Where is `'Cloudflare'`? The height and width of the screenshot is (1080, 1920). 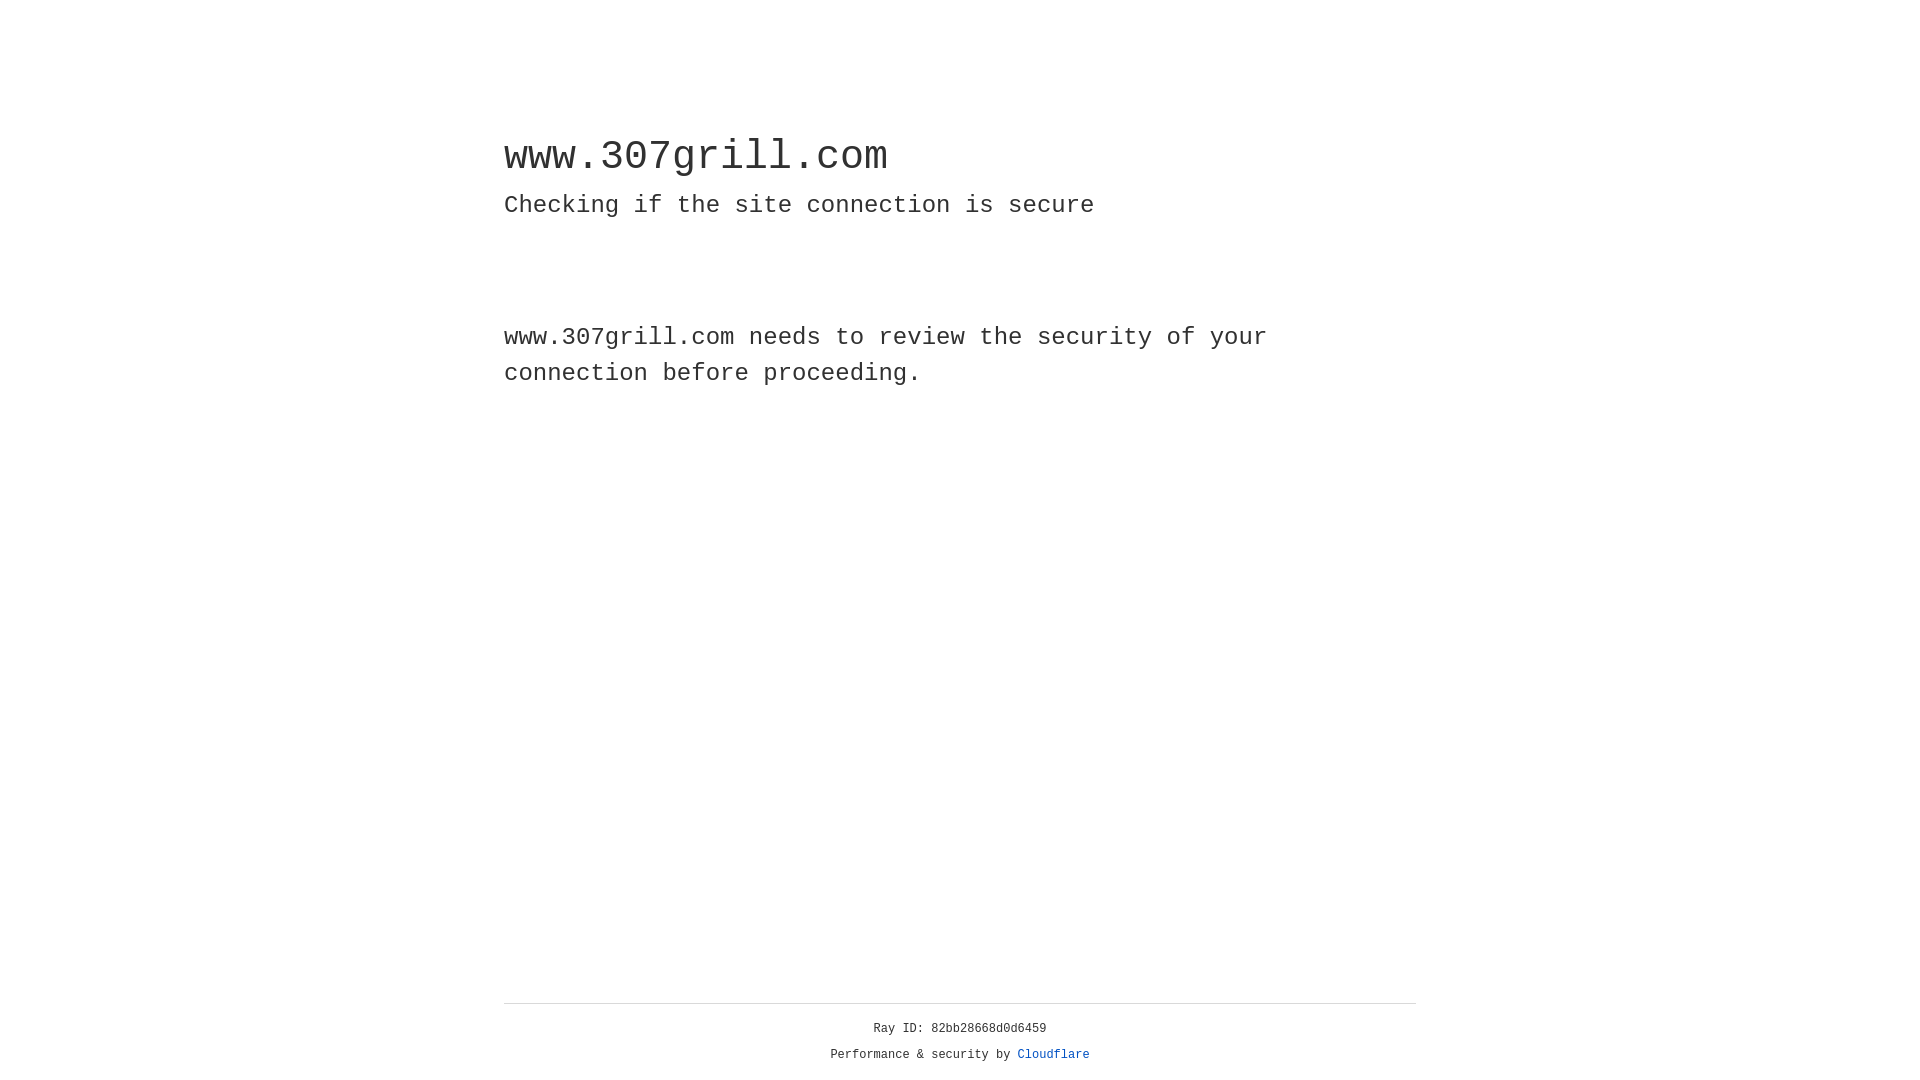
'Cloudflare' is located at coordinates (1053, 1054).